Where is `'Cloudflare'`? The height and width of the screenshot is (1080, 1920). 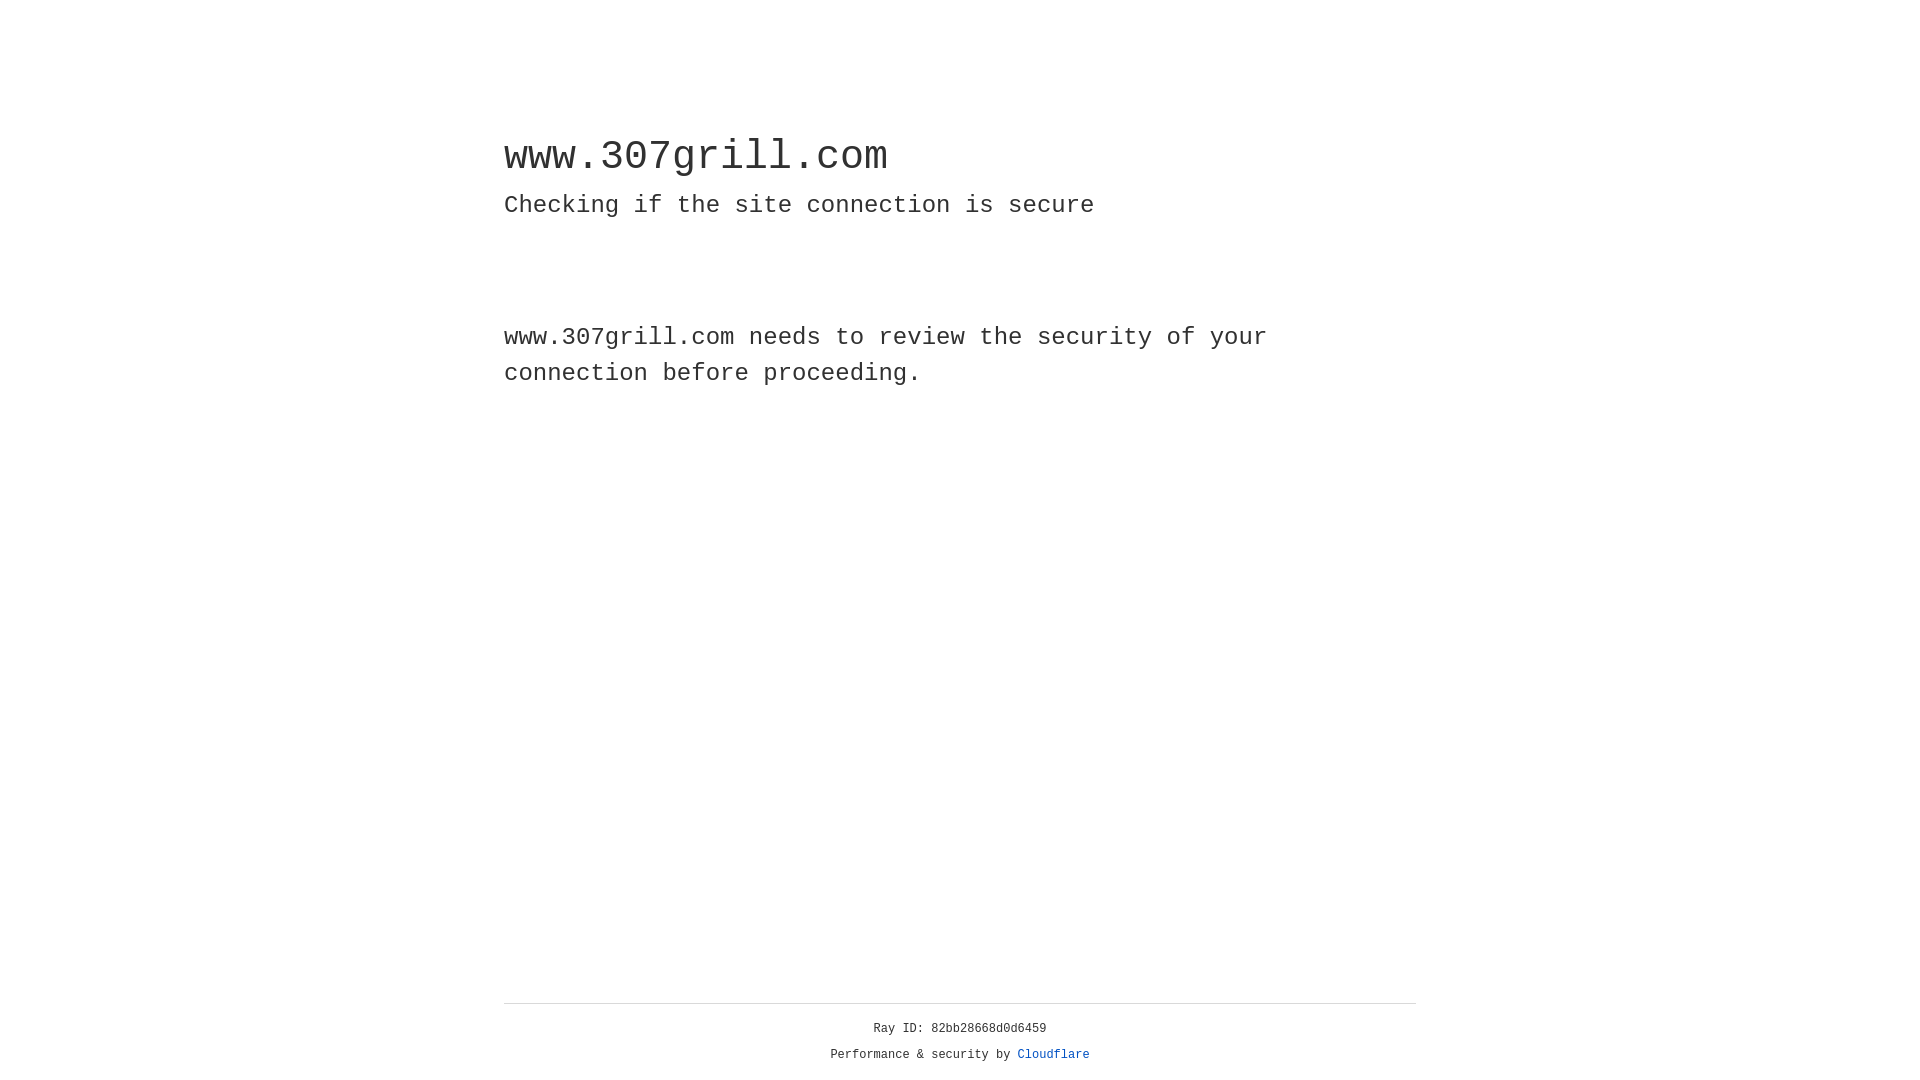
'Cloudflare' is located at coordinates (1053, 1054).